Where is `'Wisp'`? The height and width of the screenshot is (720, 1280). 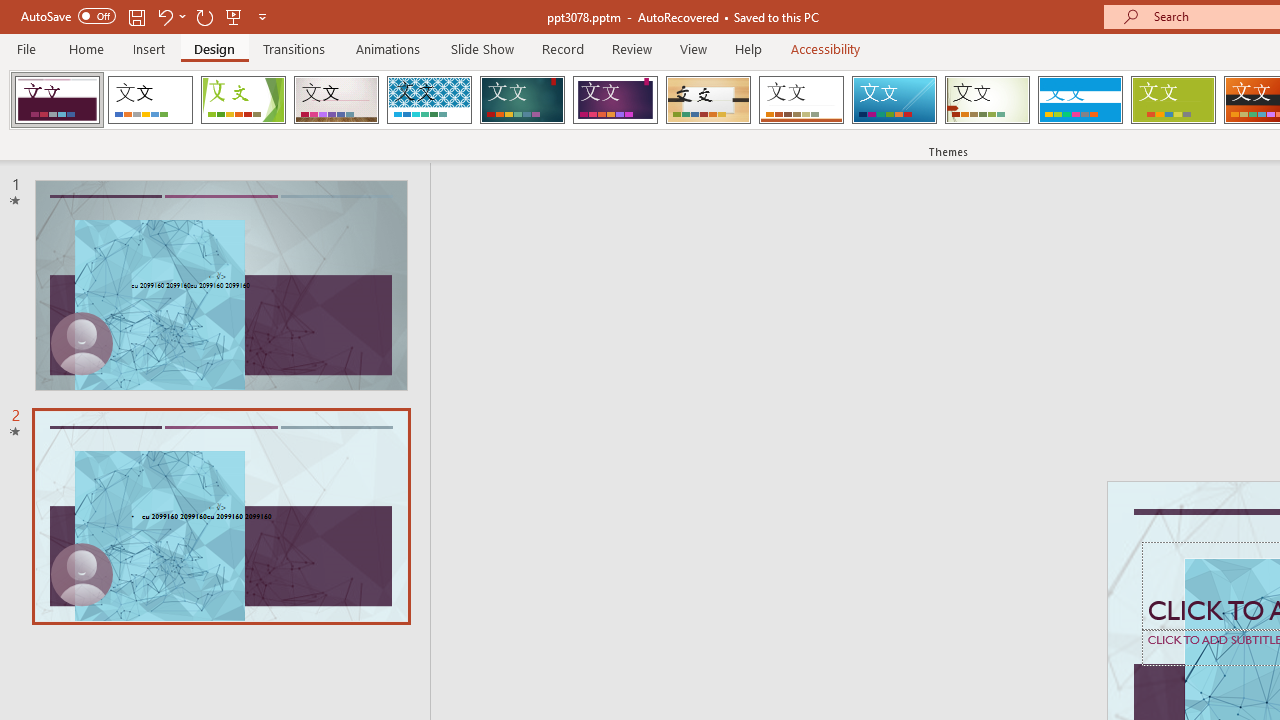
'Wisp' is located at coordinates (987, 100).